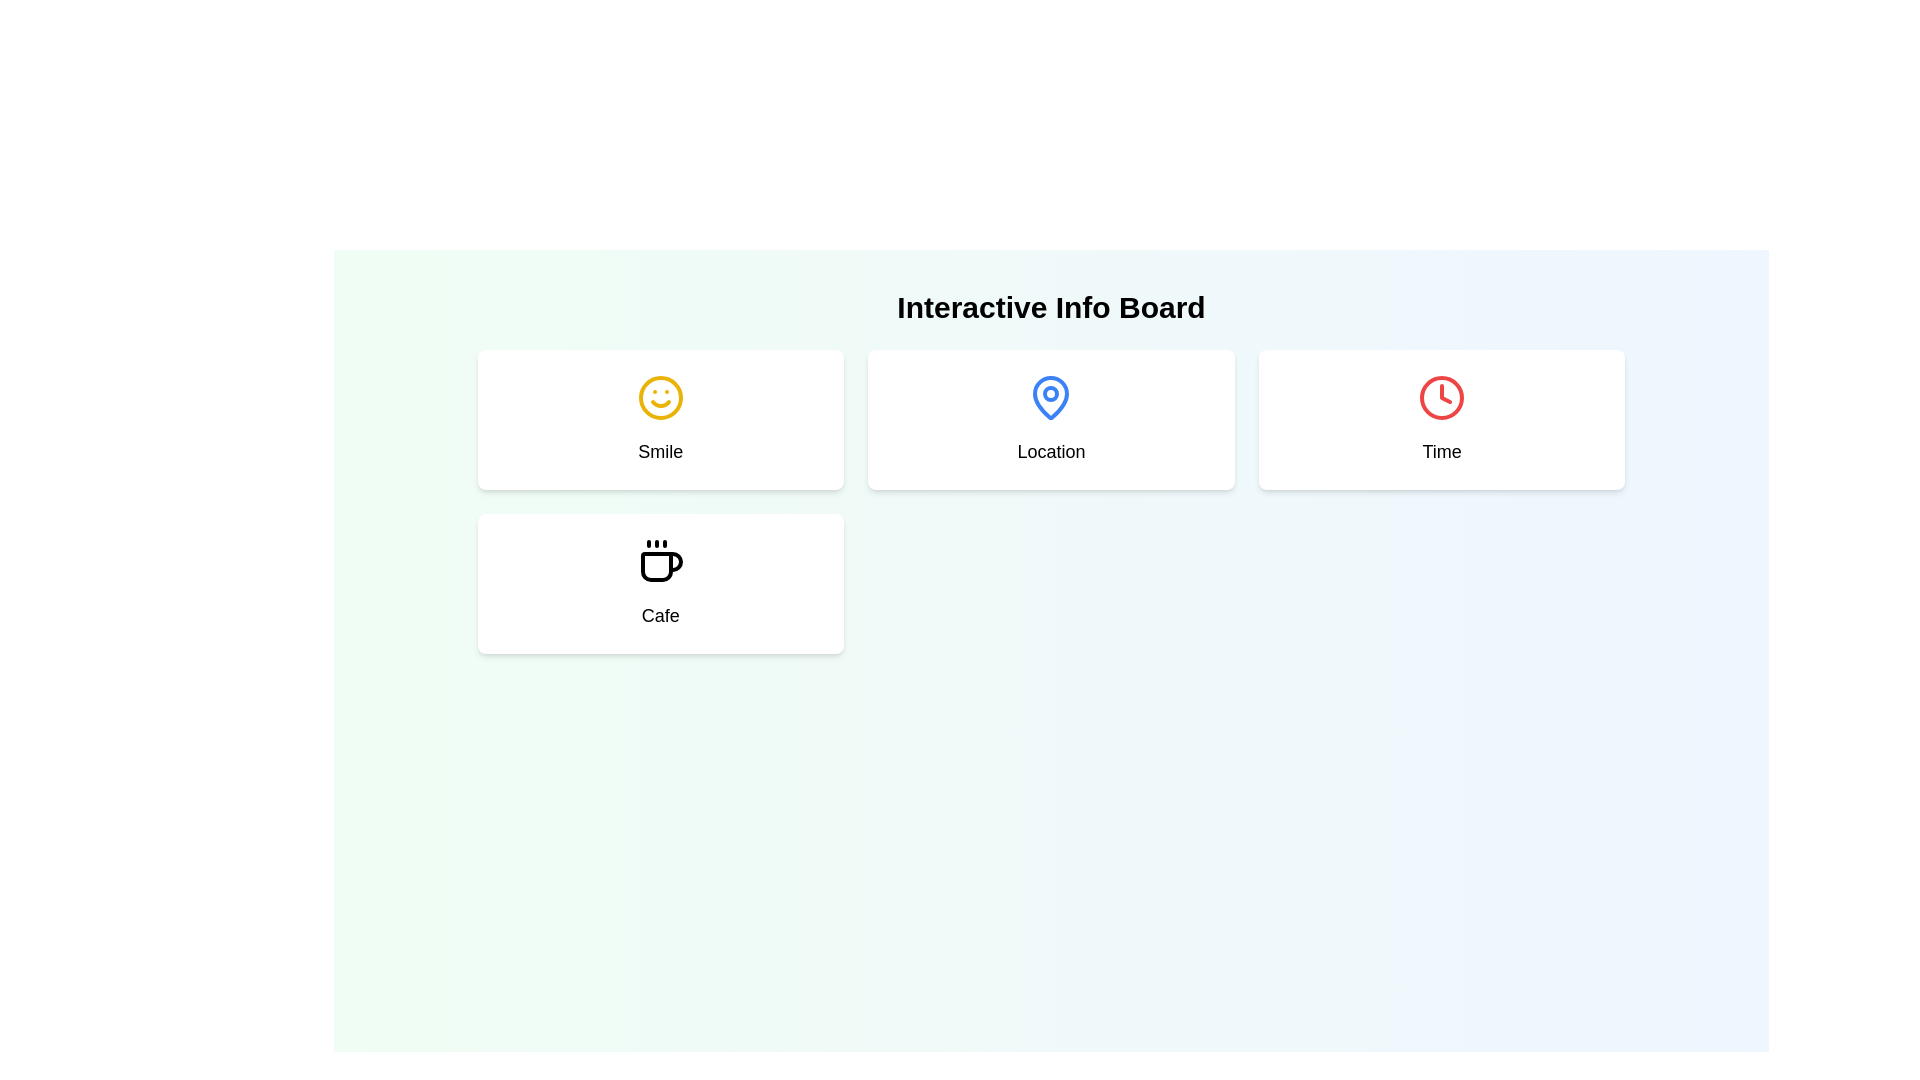 This screenshot has height=1080, width=1920. I want to click on the circular smiling face graphical element representing the 'Smile' category, located at the top-left of the grid layout, so click(660, 397).